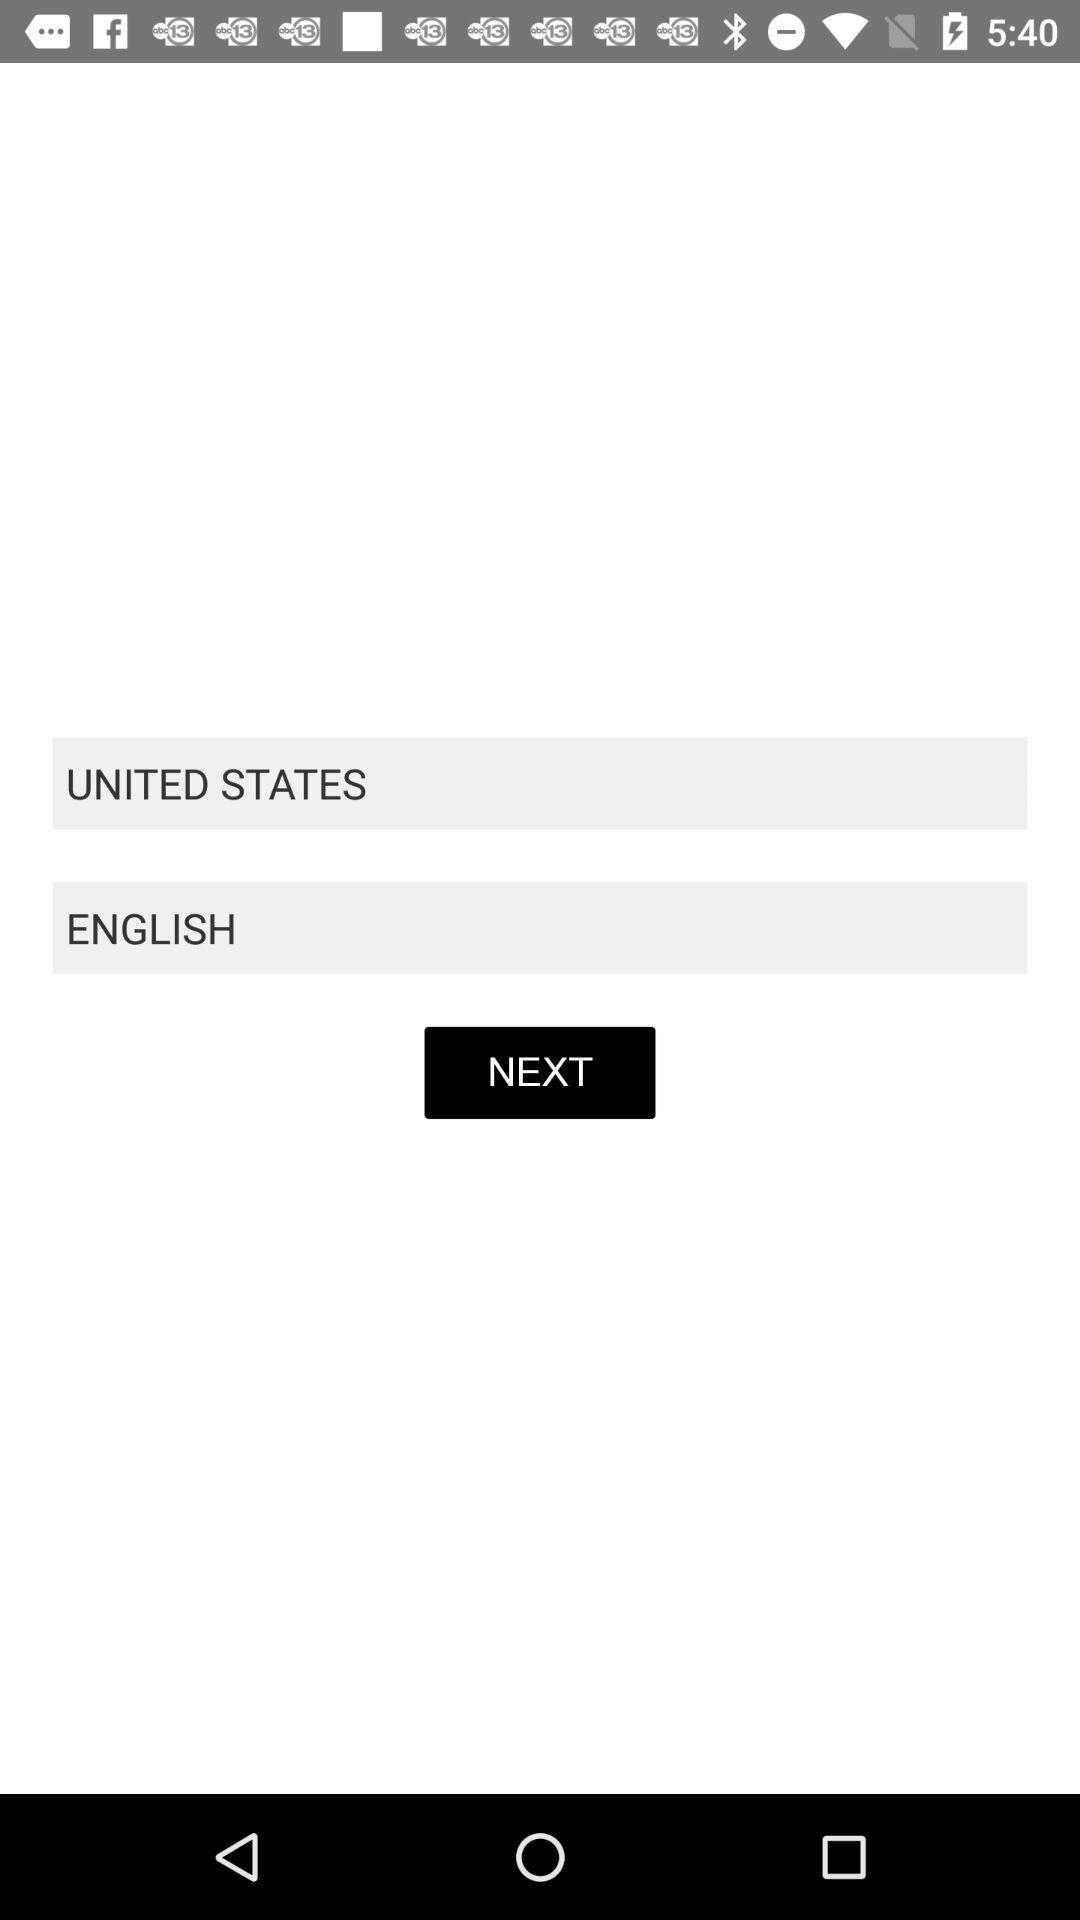 Image resolution: width=1080 pixels, height=1920 pixels. Describe the element at coordinates (540, 1071) in the screenshot. I see `next` at that location.